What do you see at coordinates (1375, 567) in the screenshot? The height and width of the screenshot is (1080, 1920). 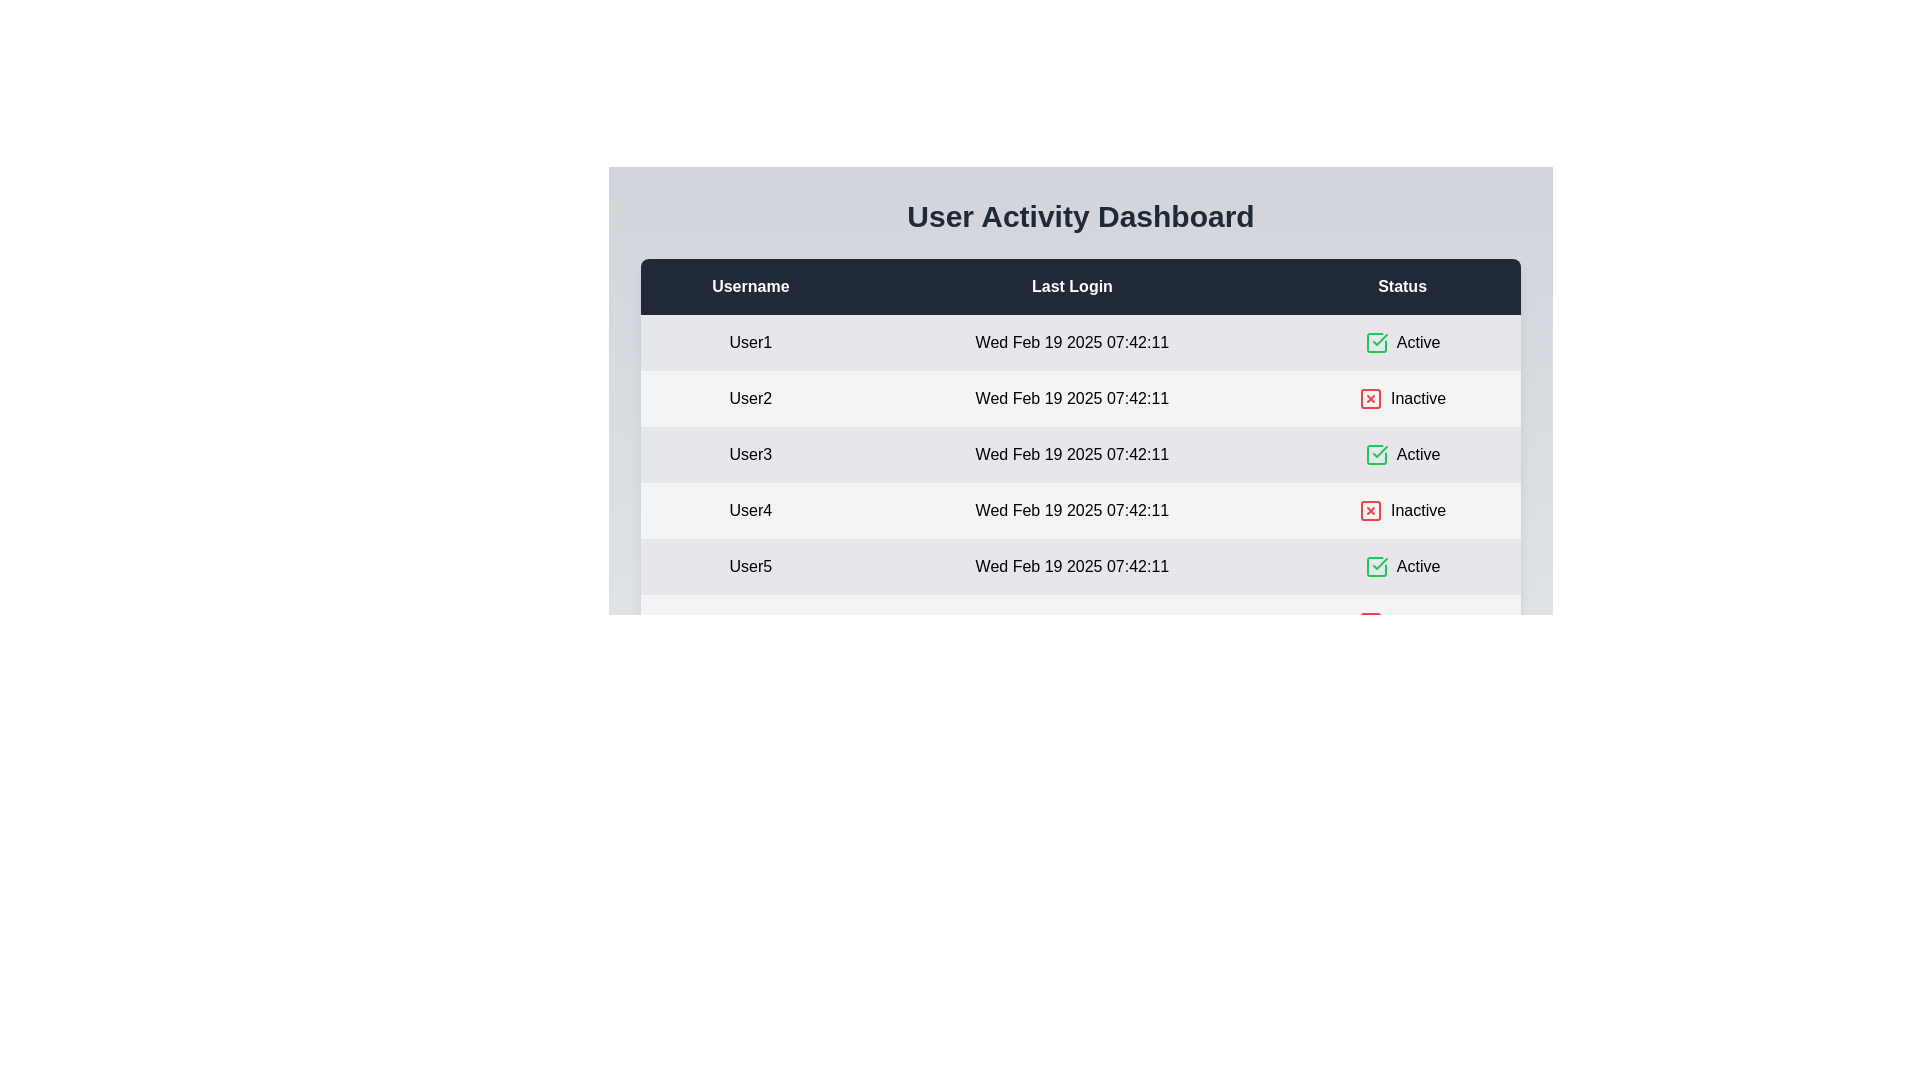 I see `the status icon for user User5` at bounding box center [1375, 567].